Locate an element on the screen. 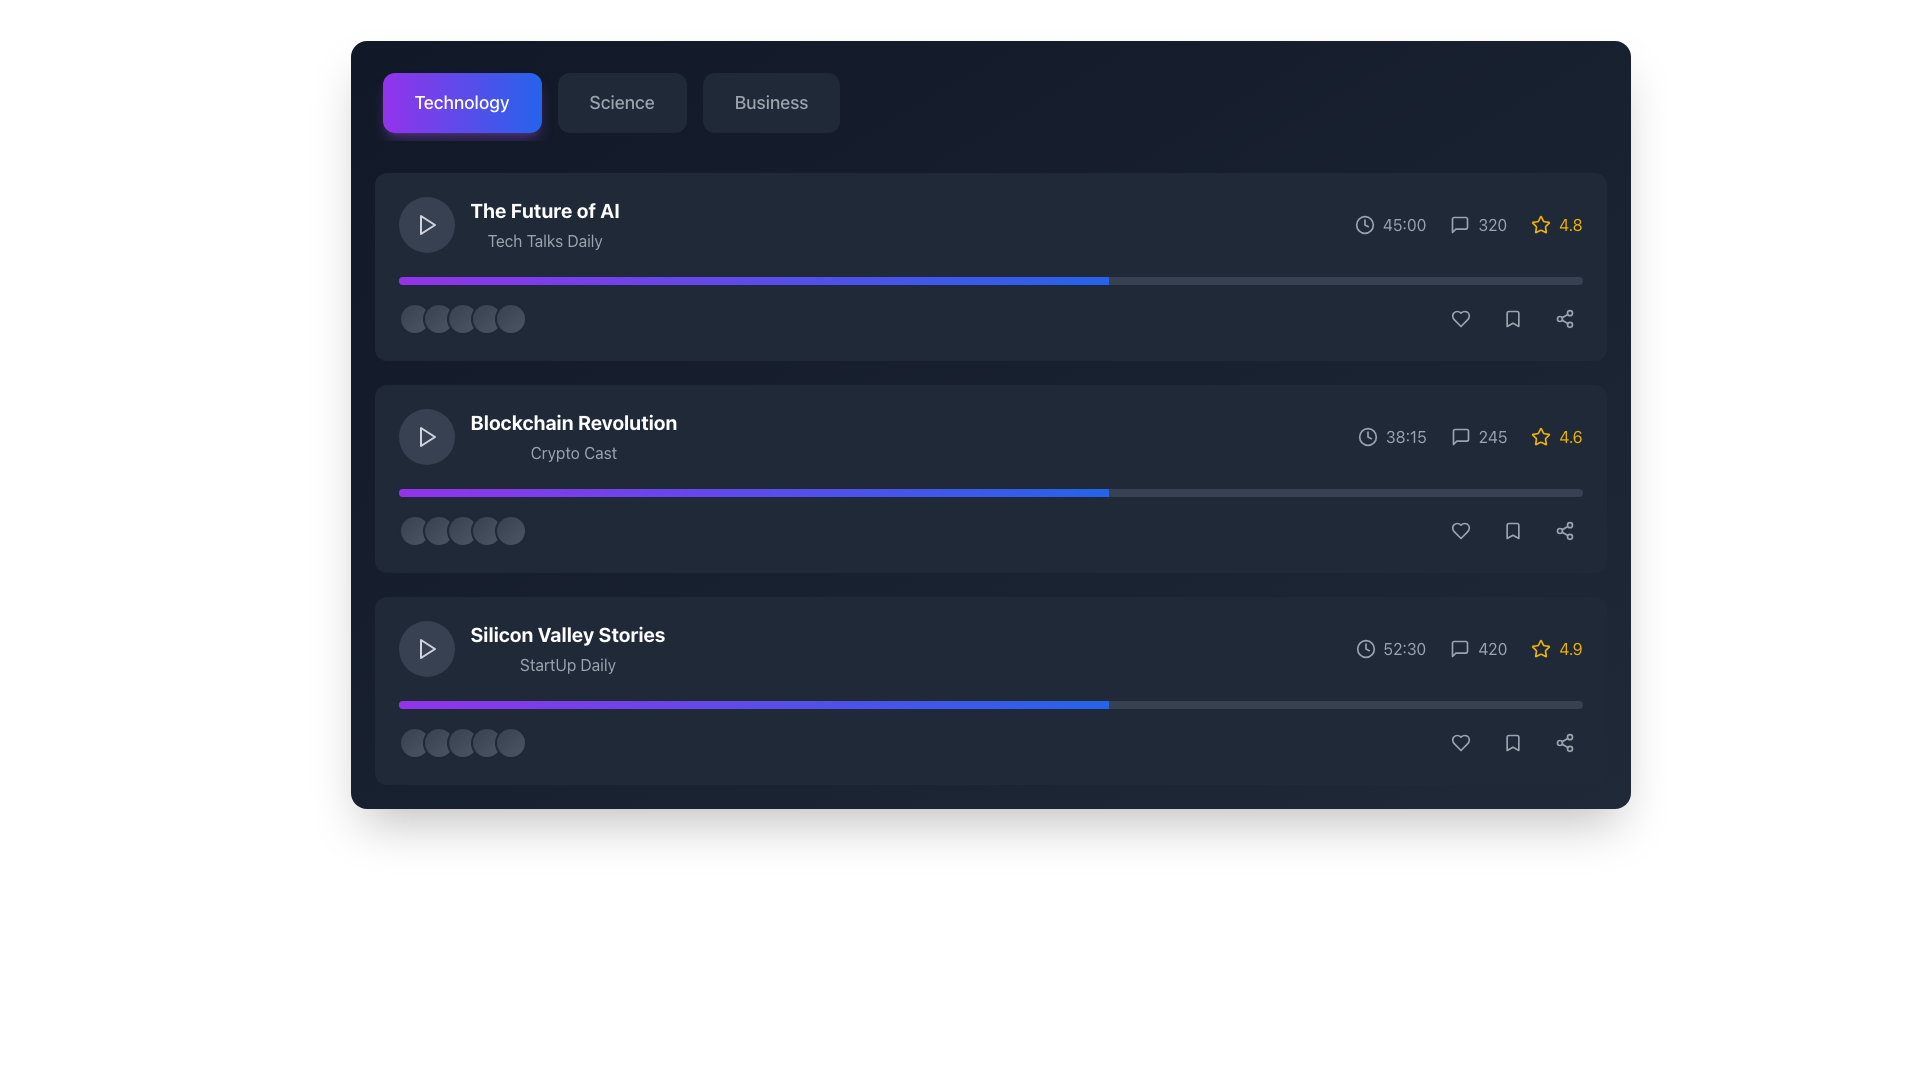 This screenshot has width=1920, height=1080. progress is located at coordinates (973, 493).